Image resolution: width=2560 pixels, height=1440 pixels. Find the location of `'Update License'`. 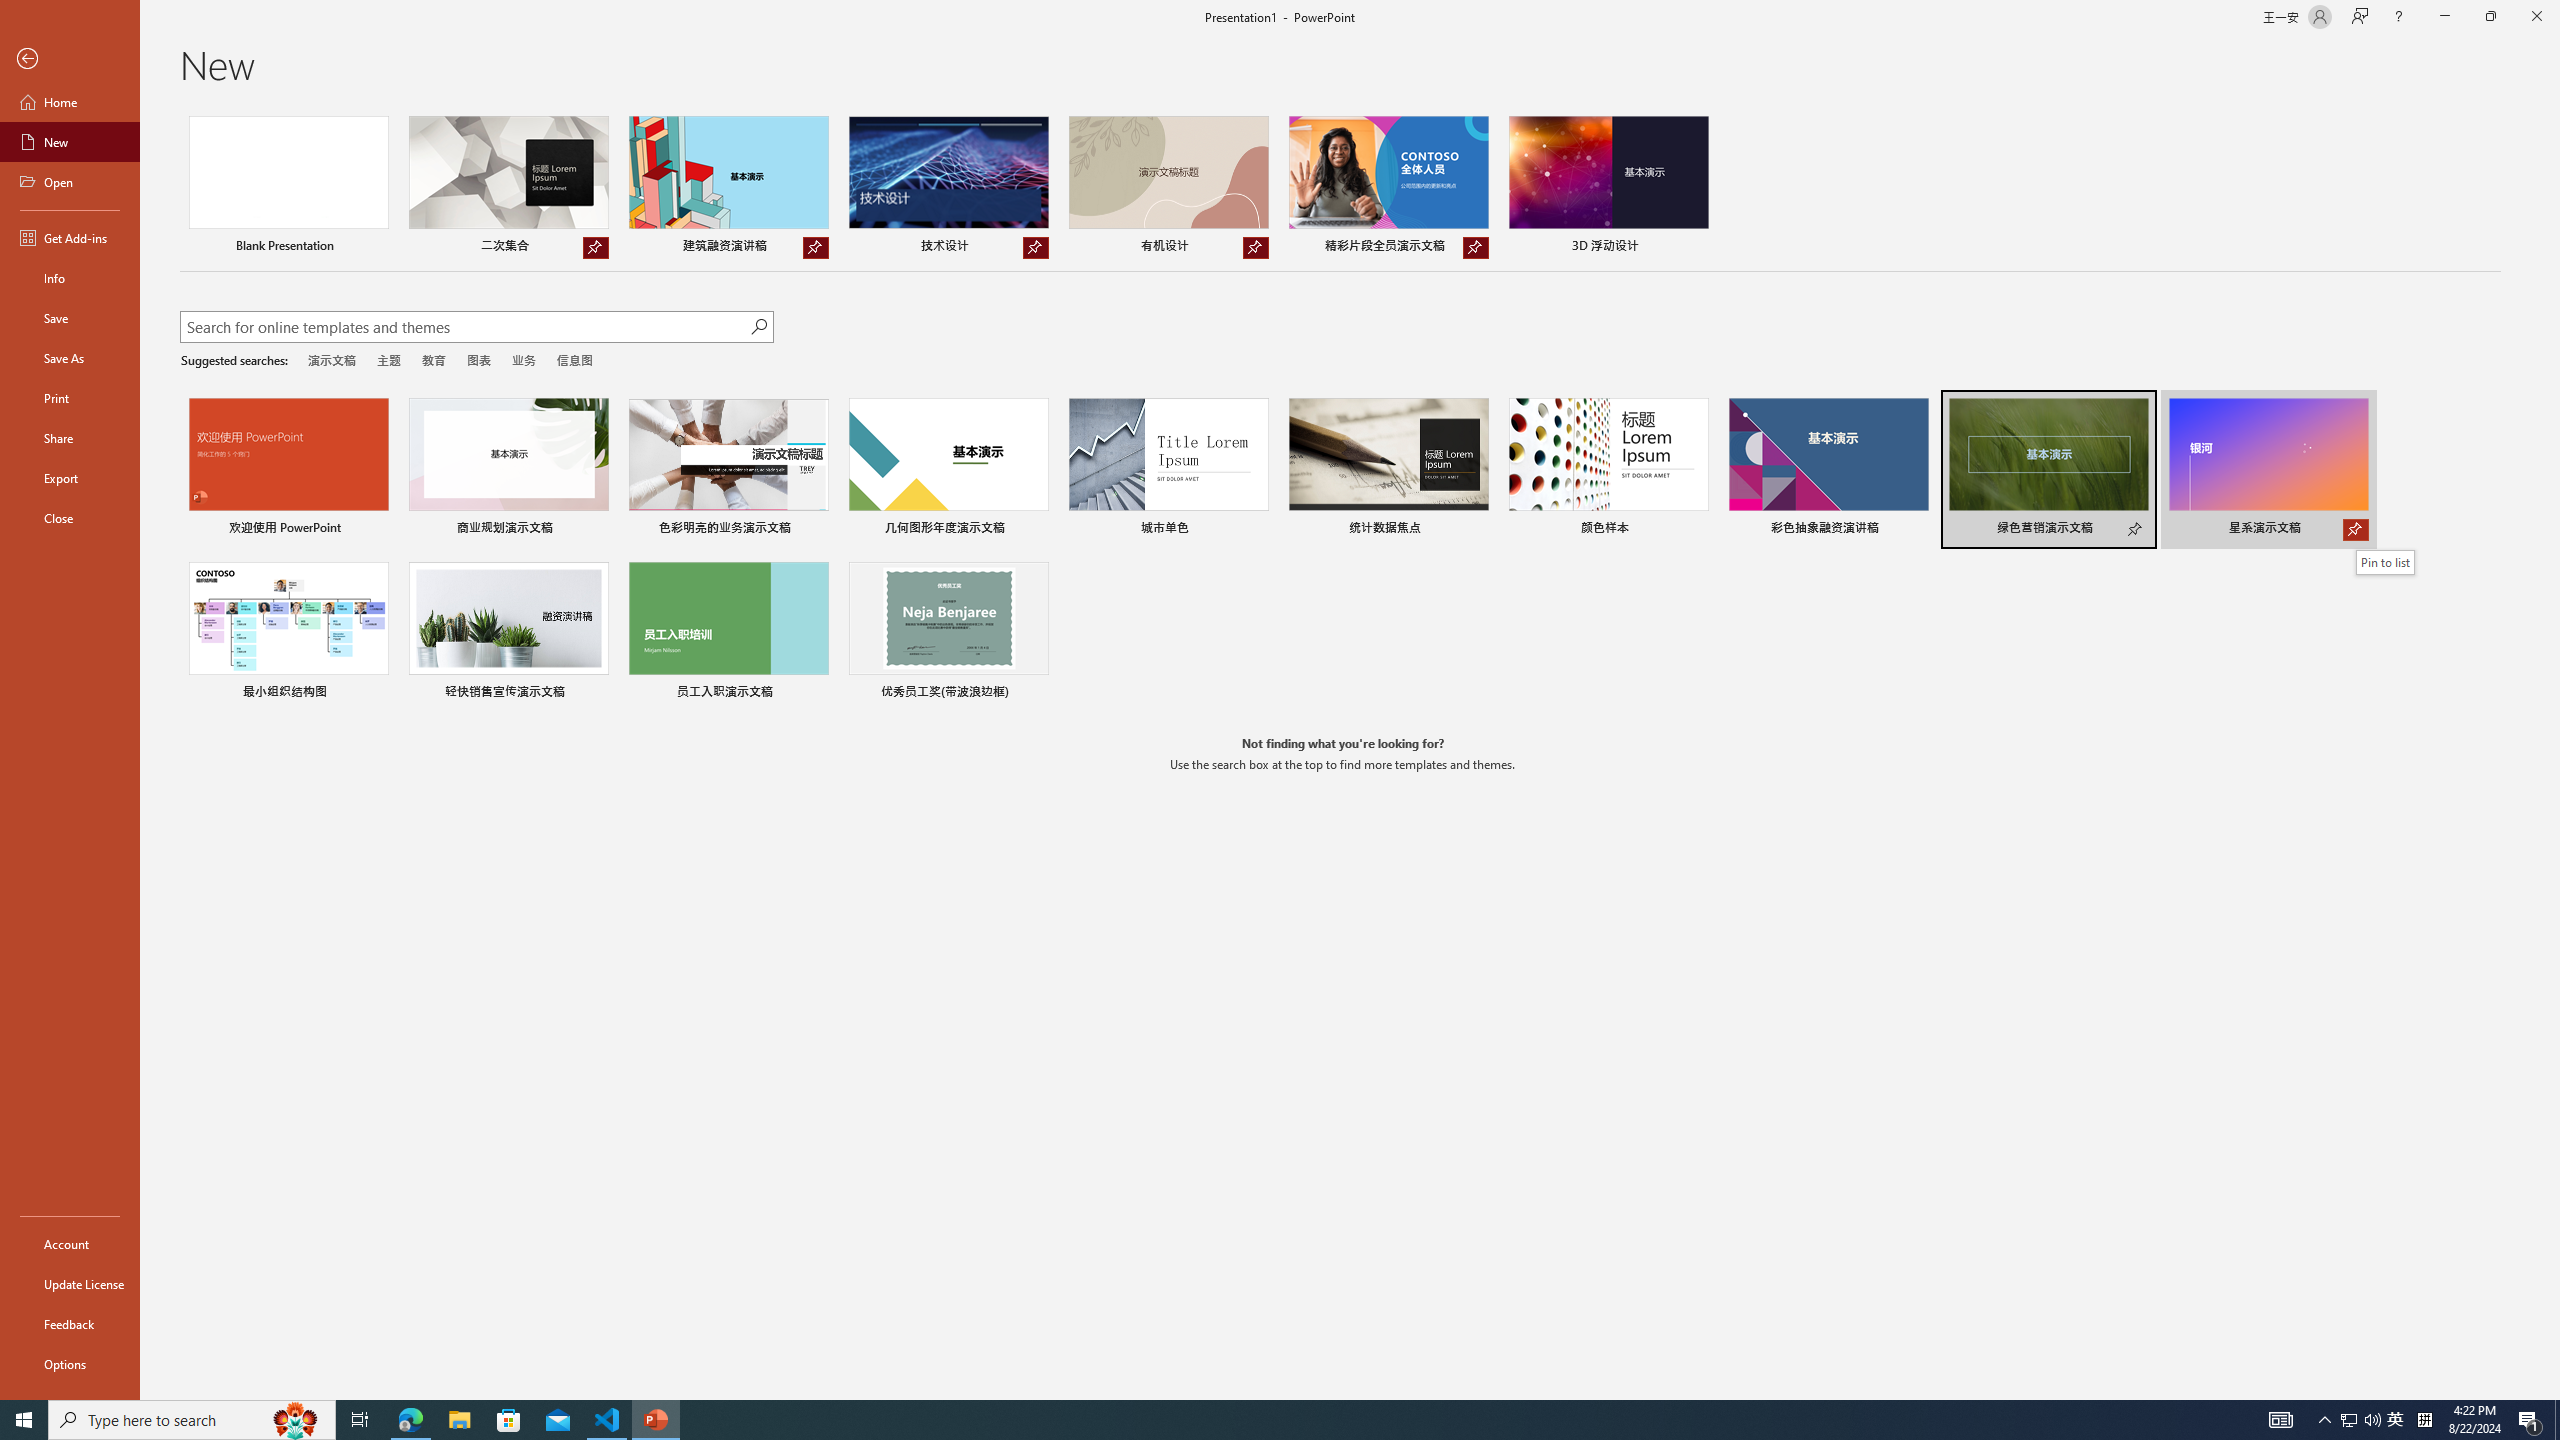

'Update License' is located at coordinates (69, 1283).